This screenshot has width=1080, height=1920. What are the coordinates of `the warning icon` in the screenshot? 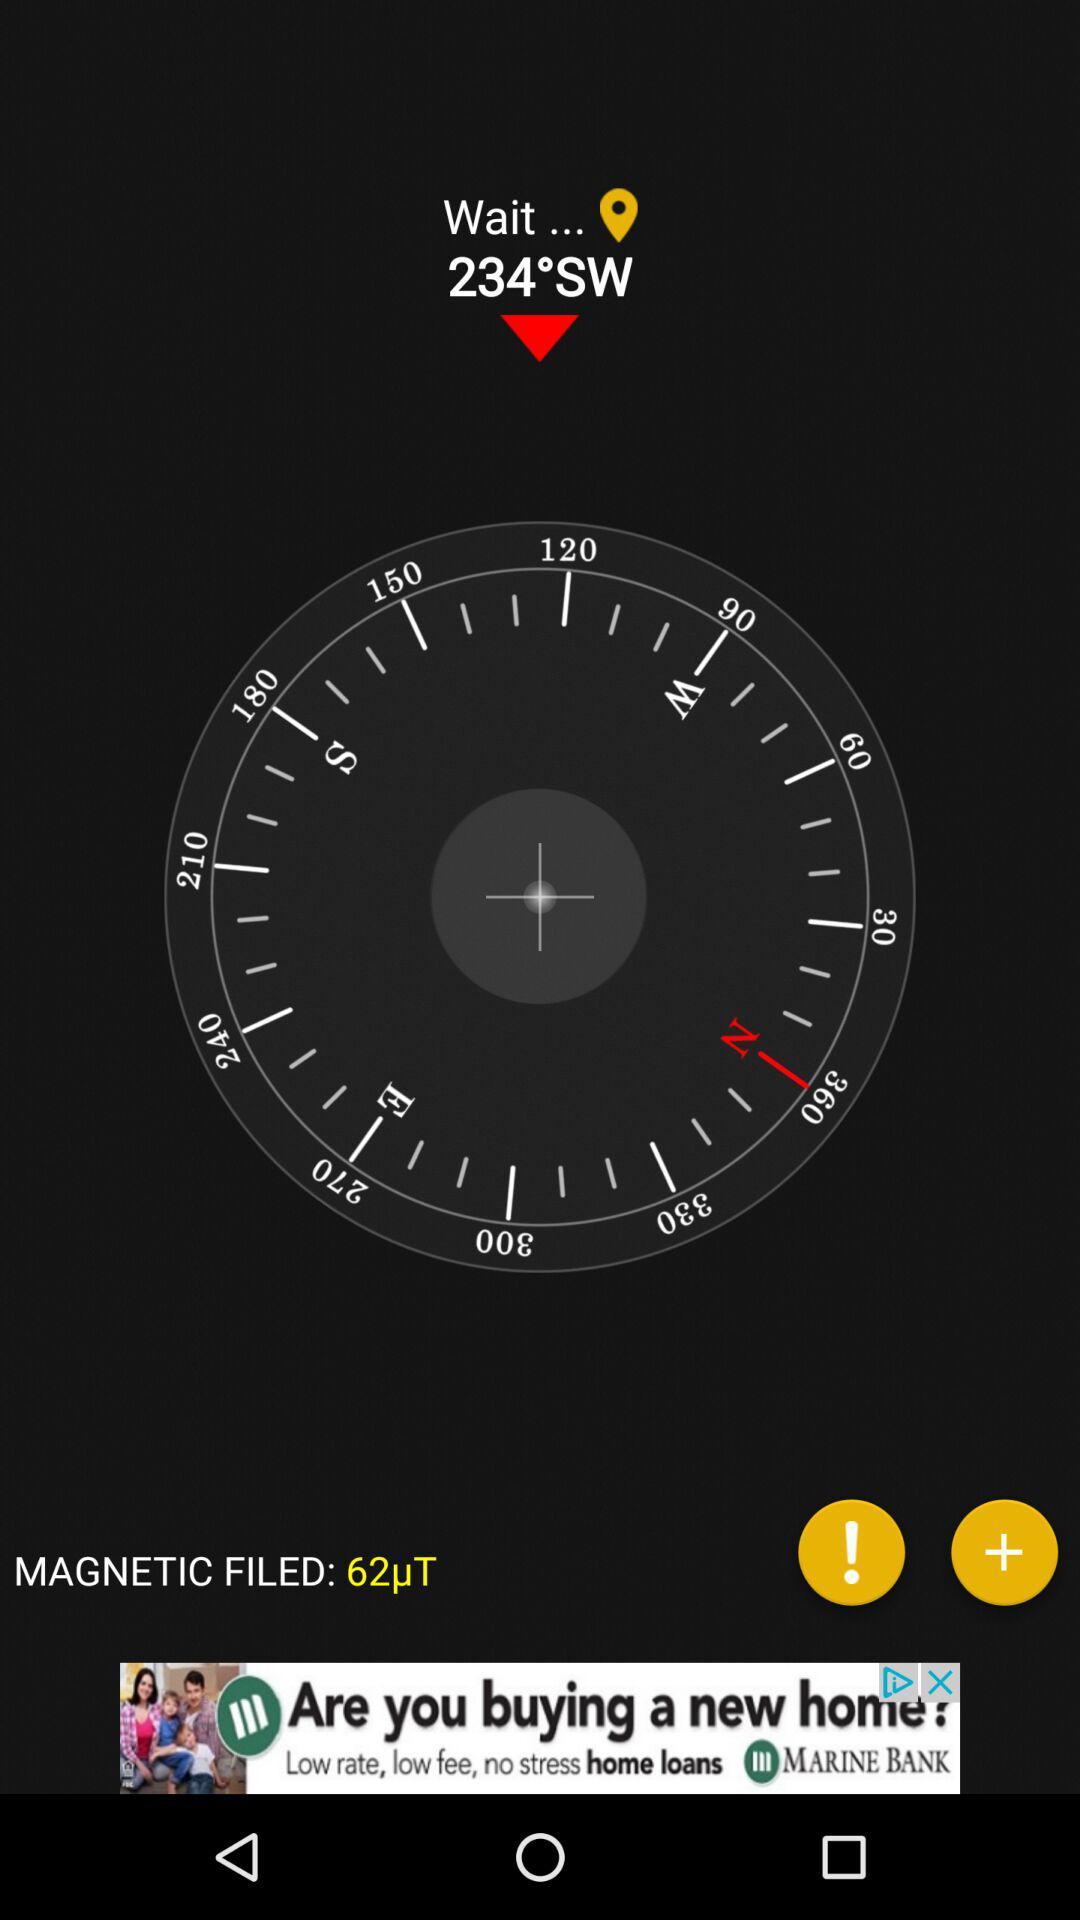 It's located at (851, 1559).